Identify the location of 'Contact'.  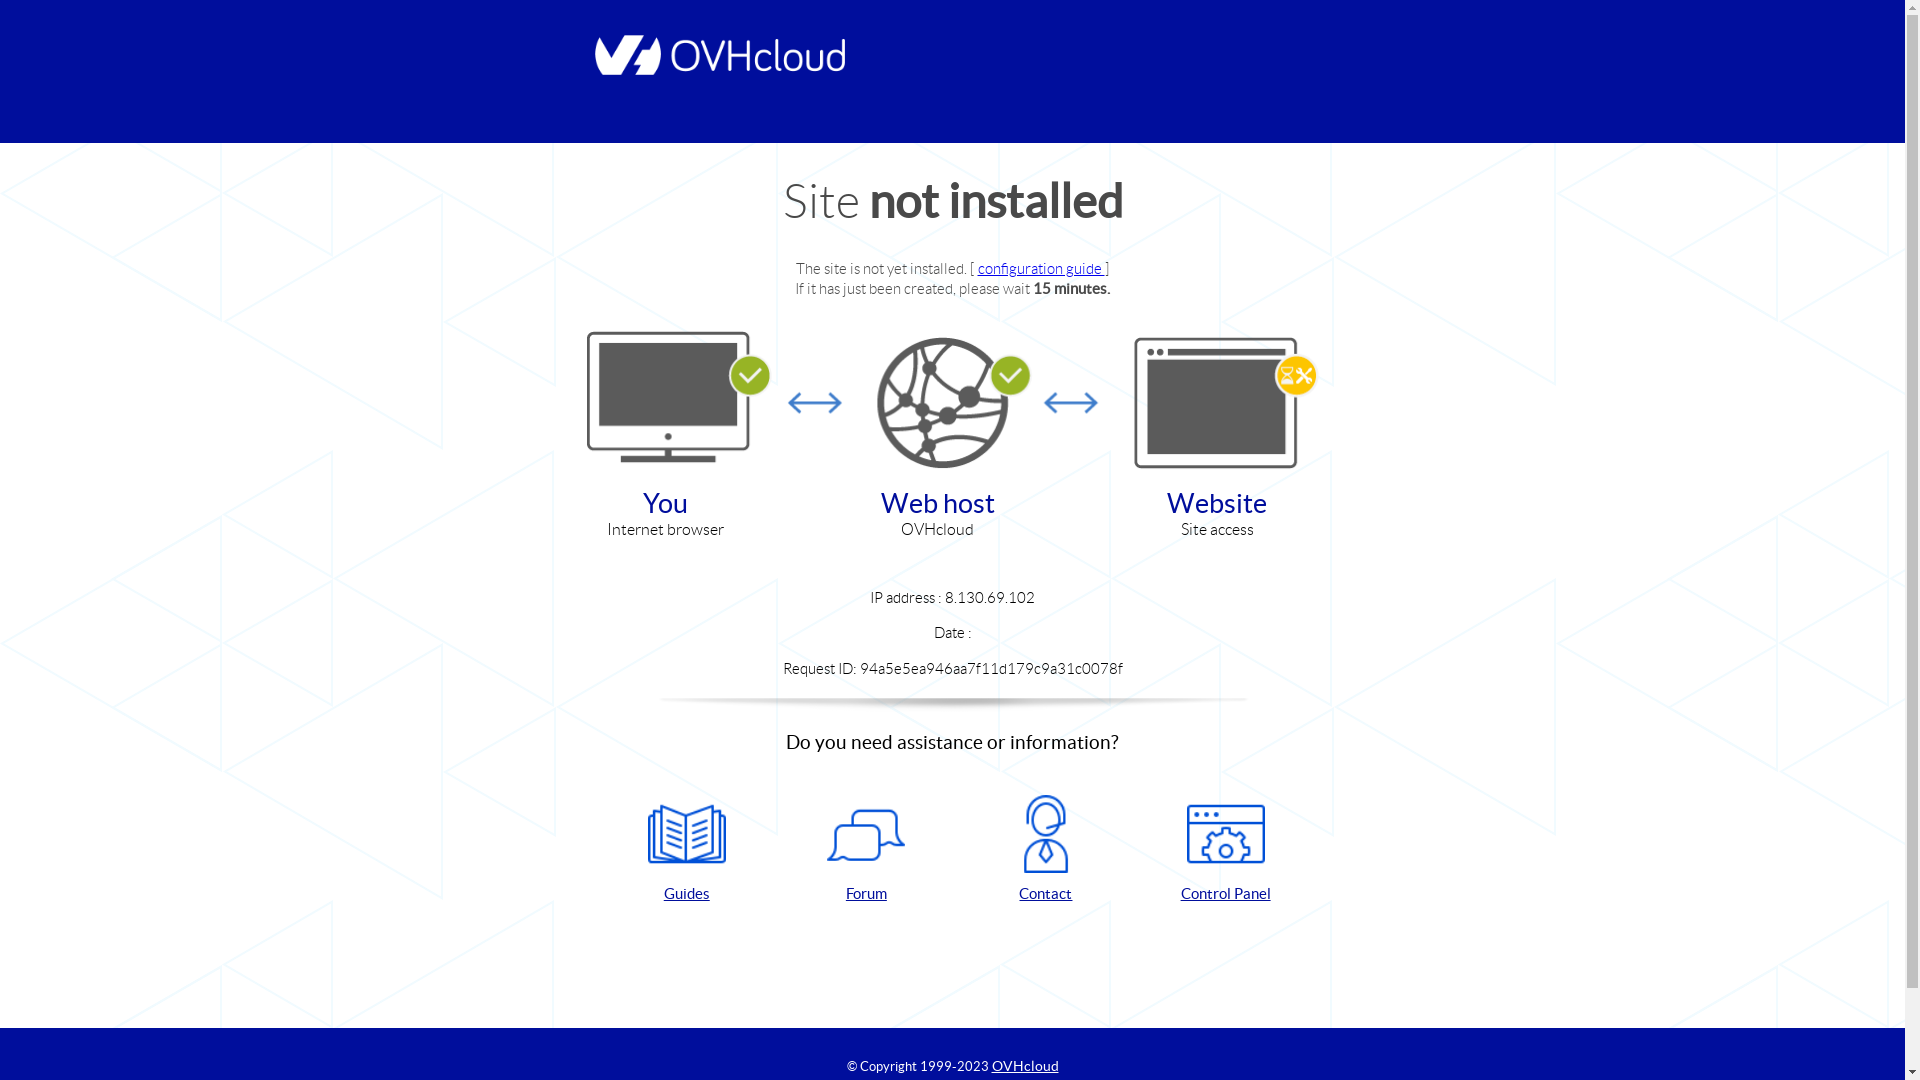
(1045, 849).